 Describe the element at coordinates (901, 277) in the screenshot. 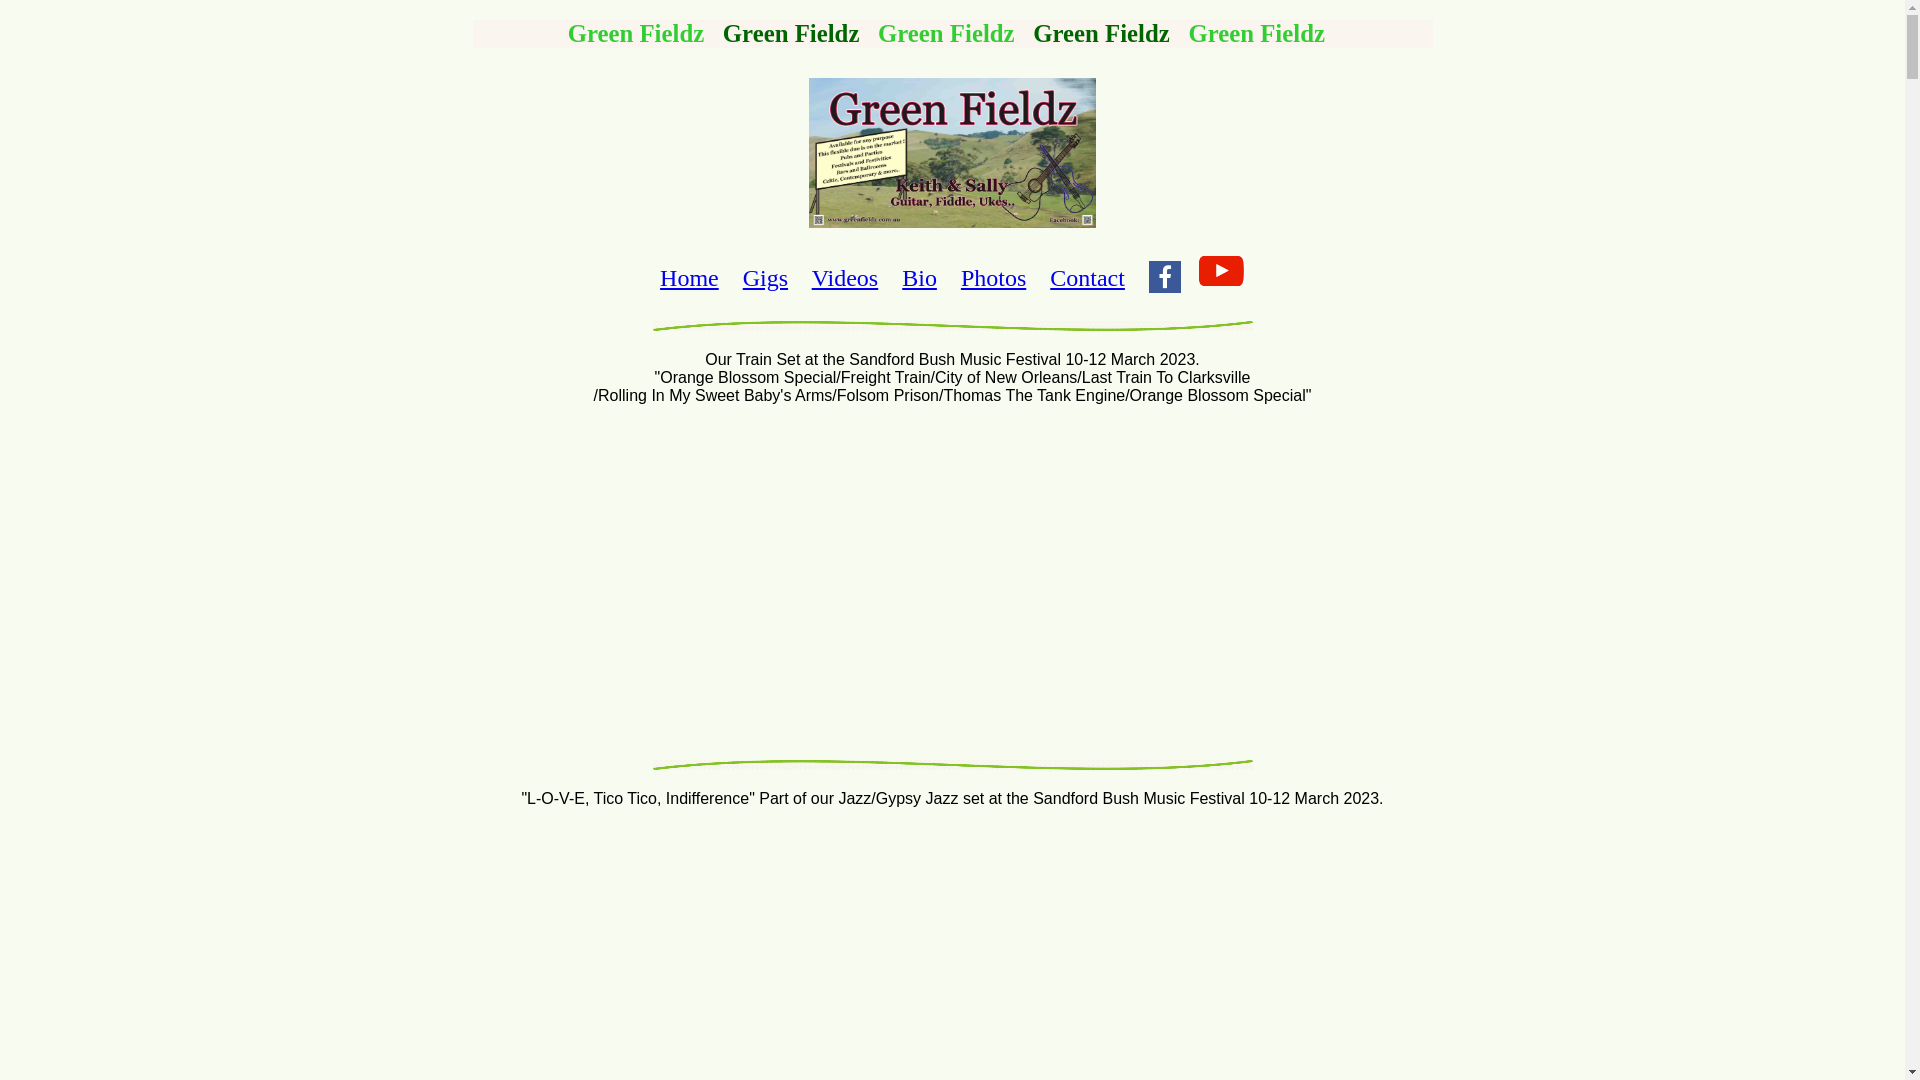

I see `'Bio'` at that location.